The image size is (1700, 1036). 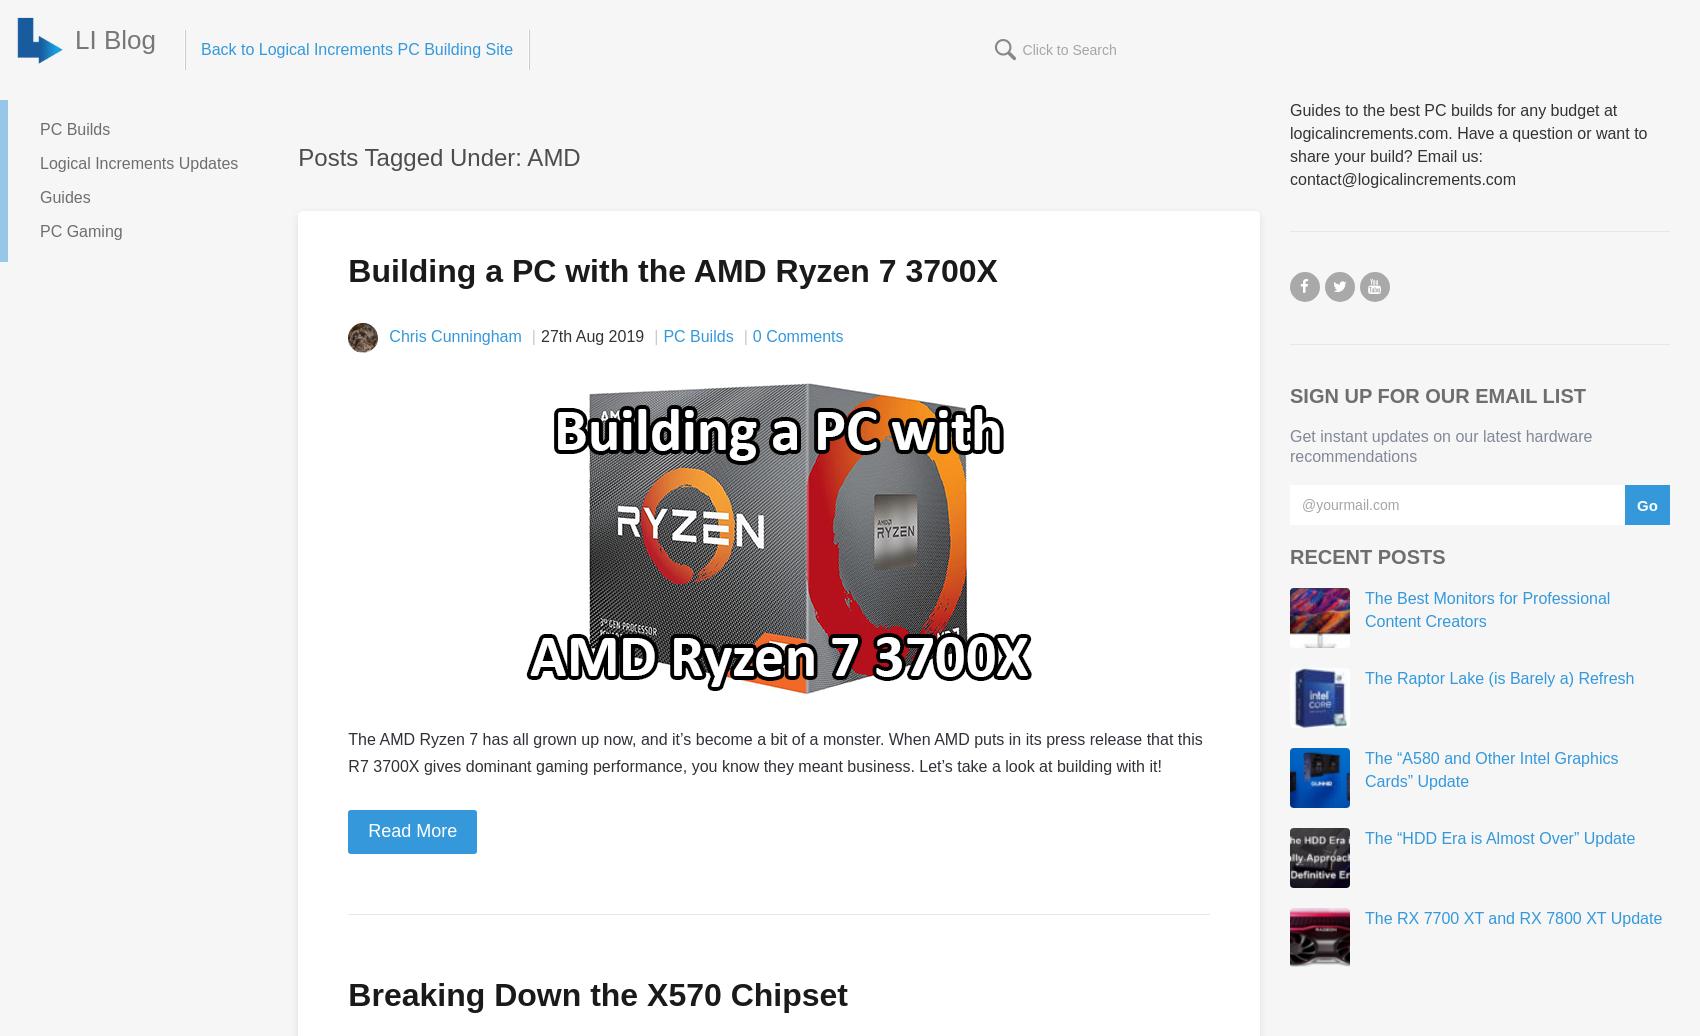 I want to click on 'Read More', so click(x=367, y=830).